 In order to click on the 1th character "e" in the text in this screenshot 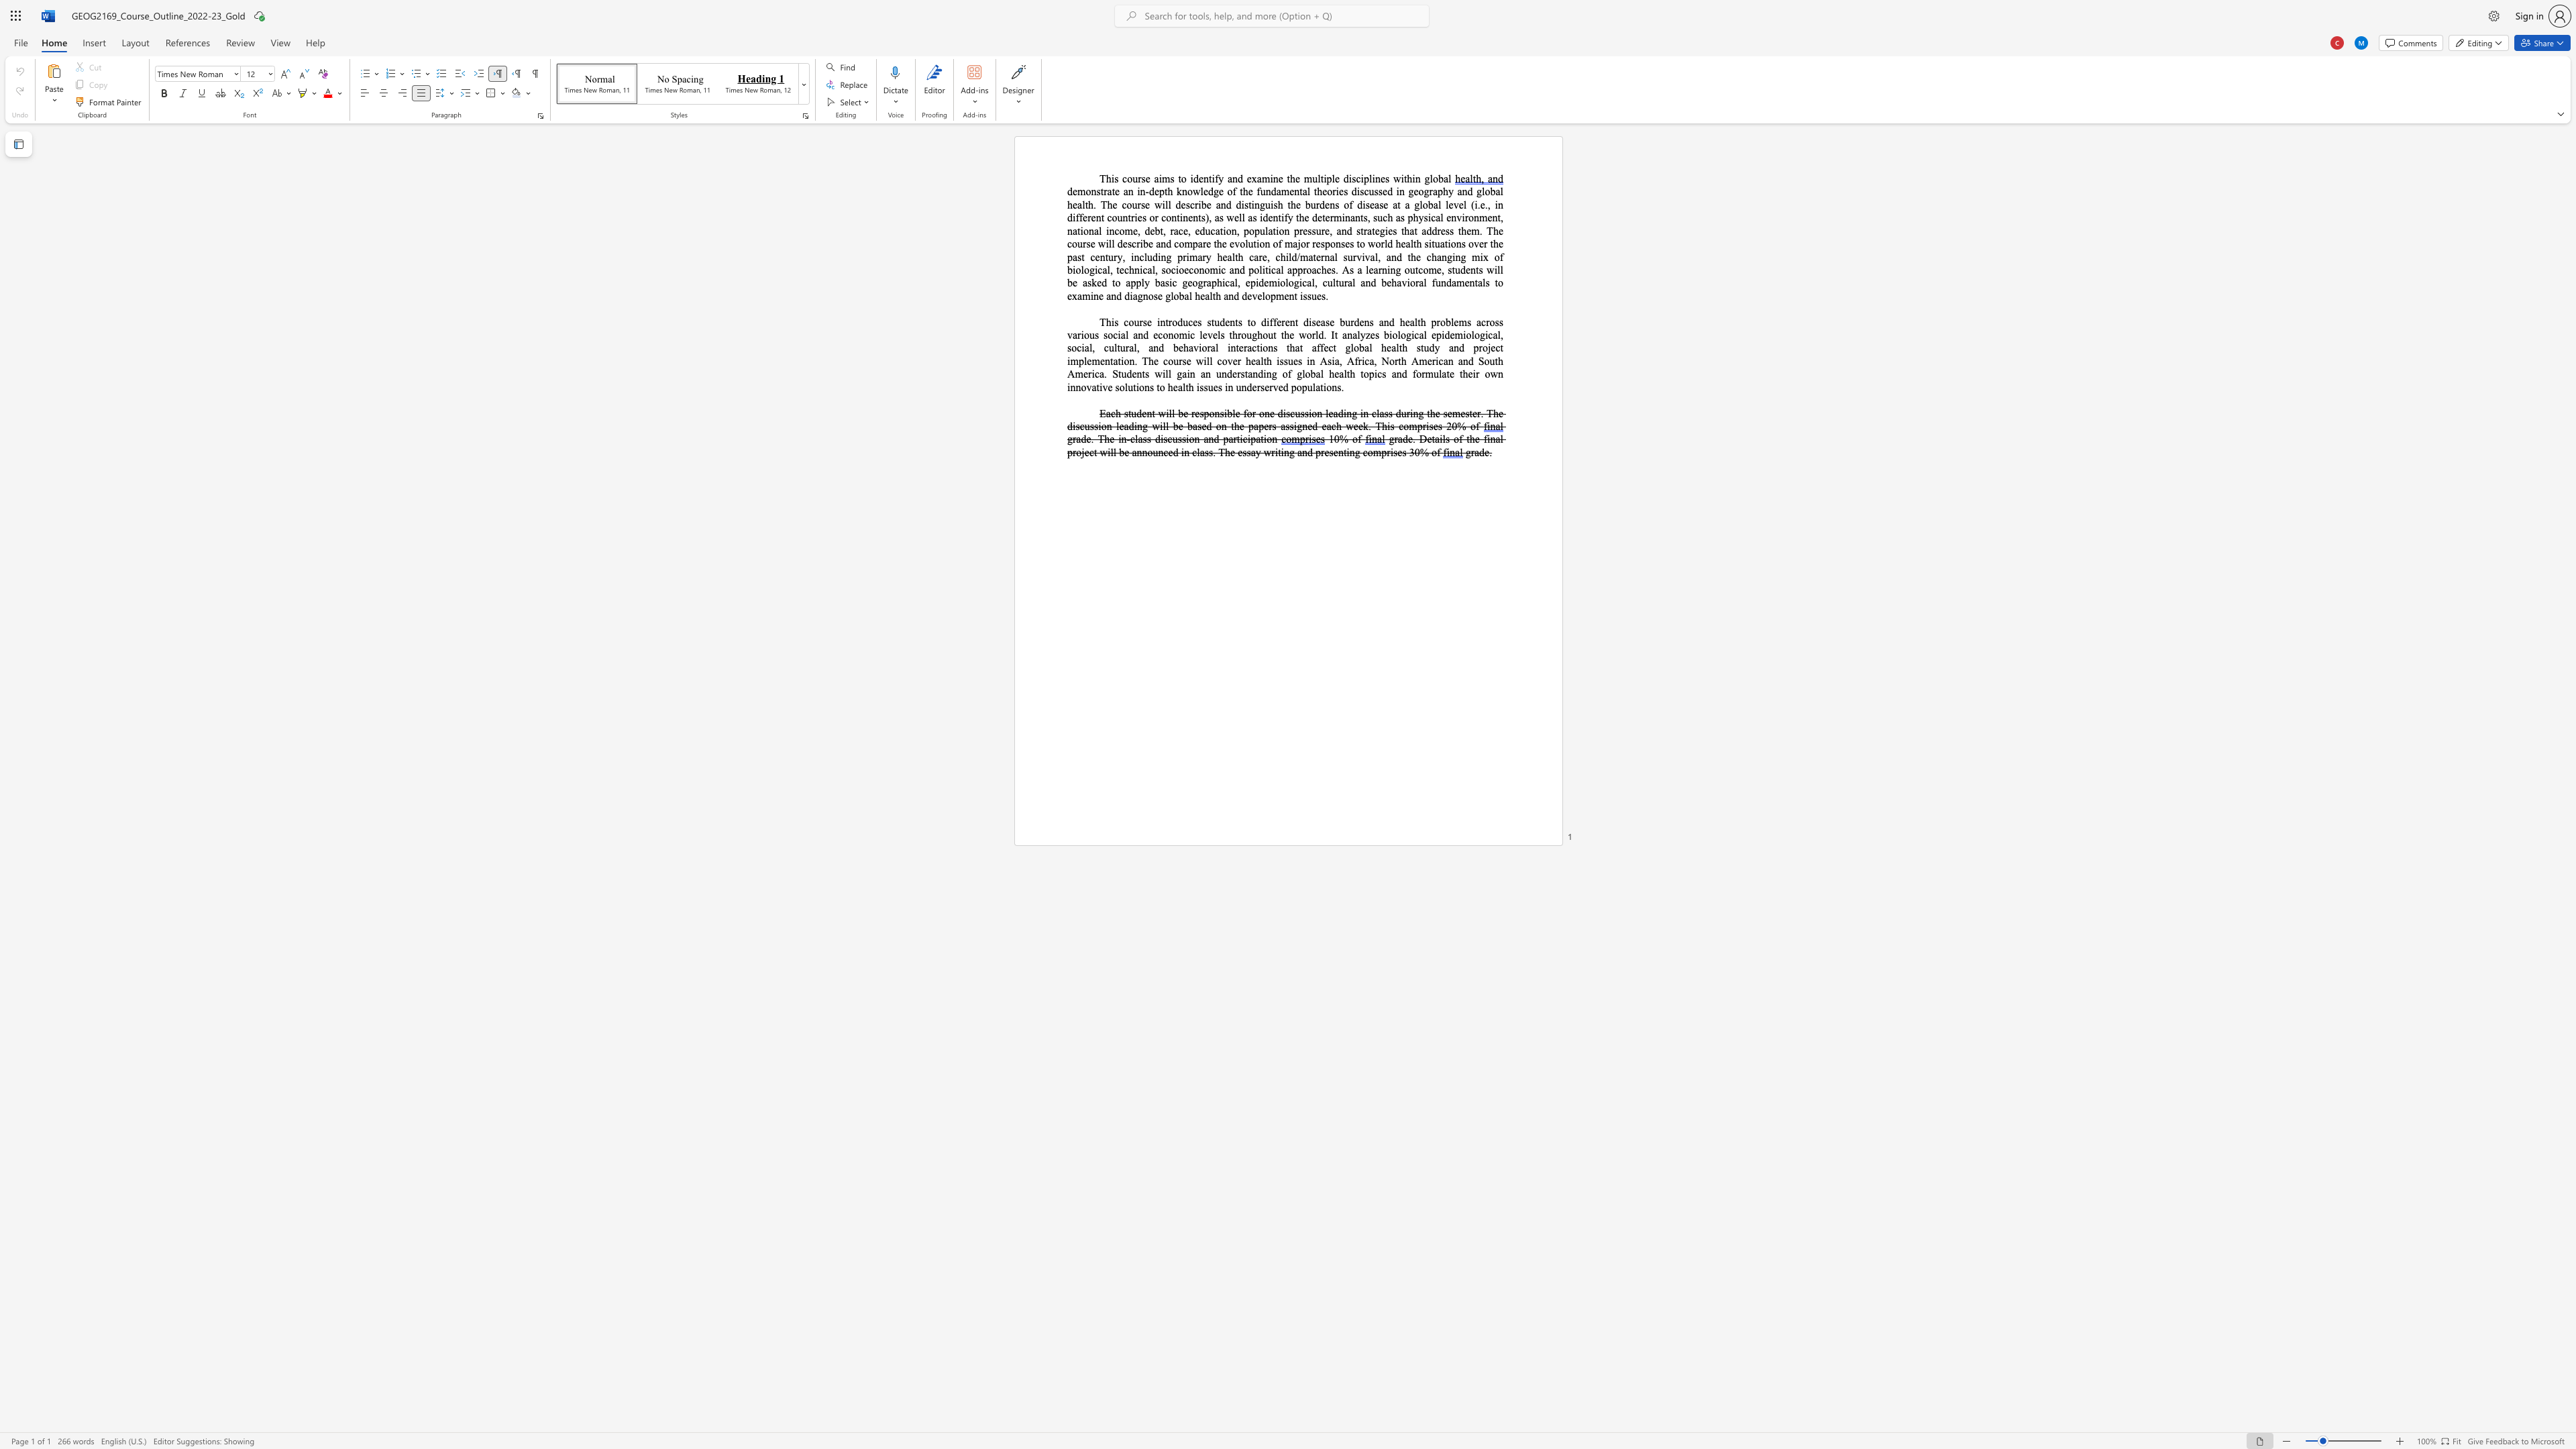, I will do `click(1409, 439)`.